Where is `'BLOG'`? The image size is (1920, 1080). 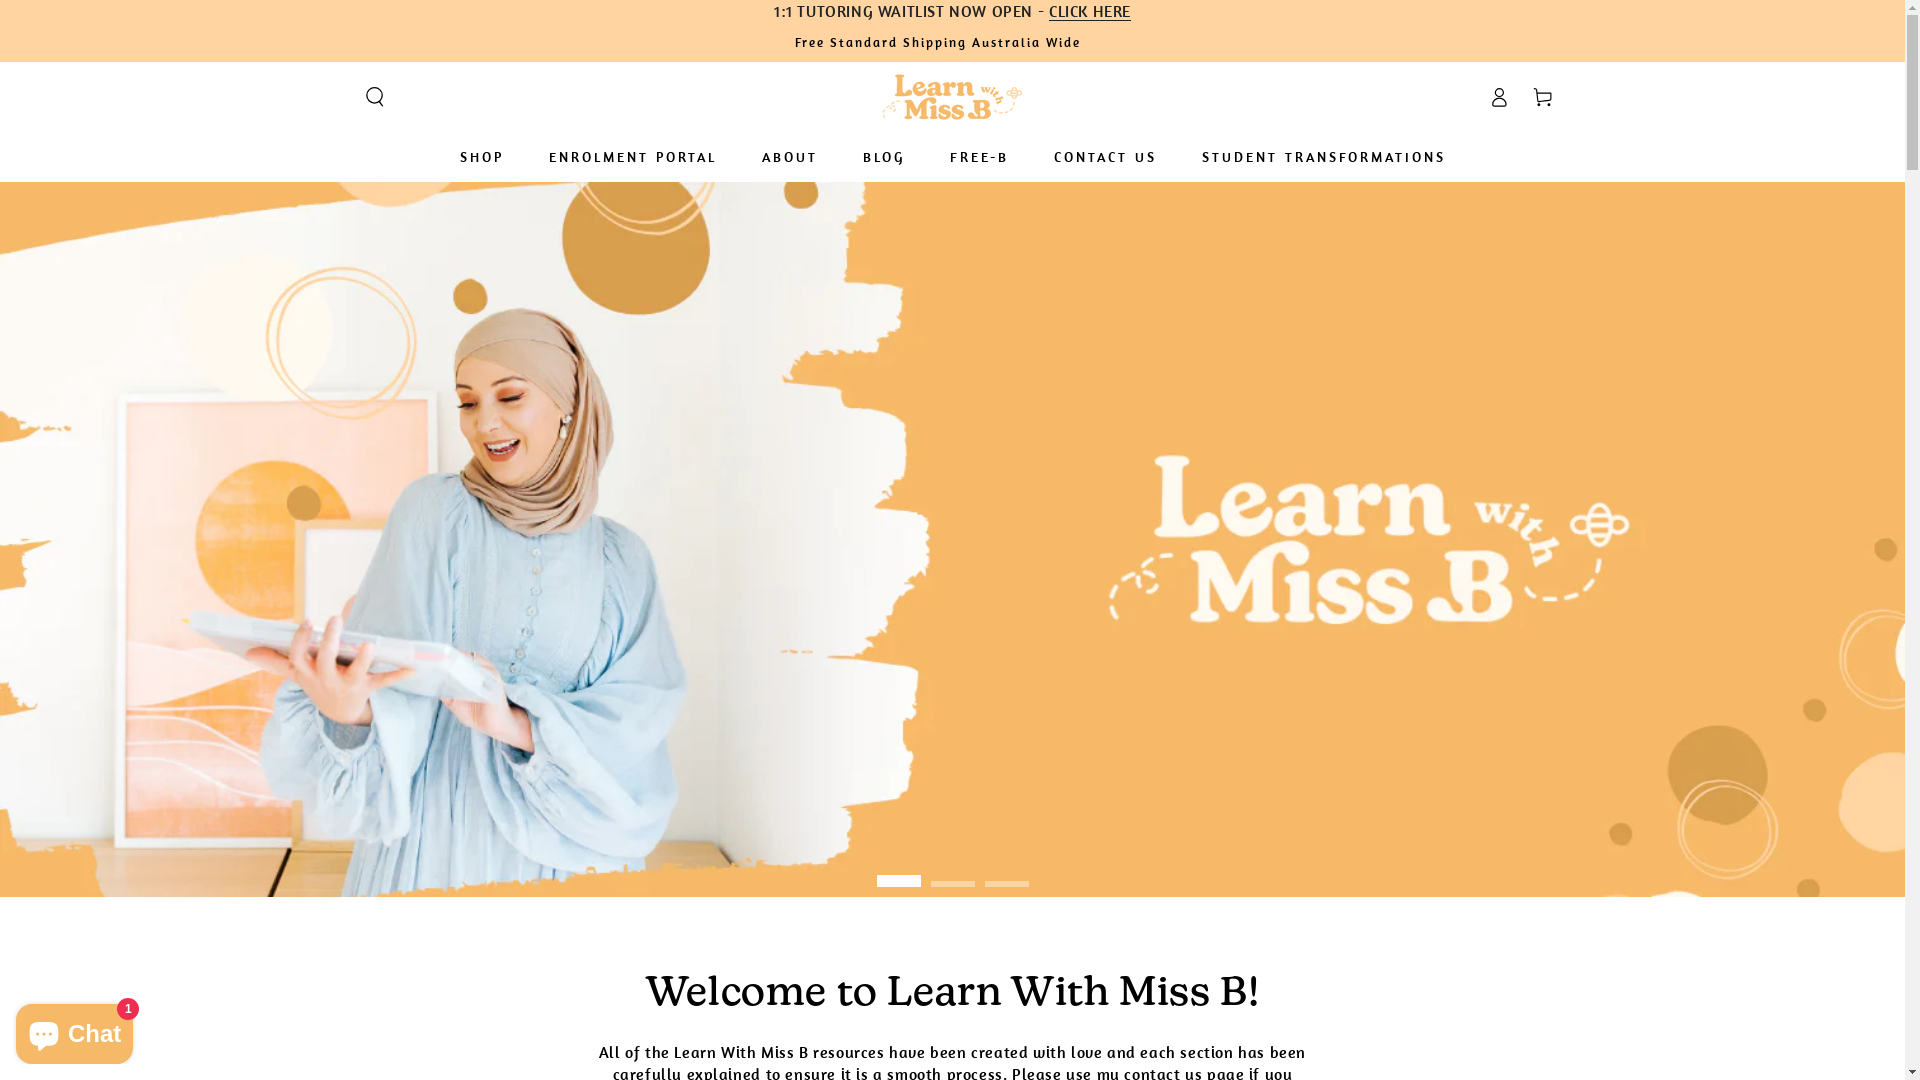
'BLOG' is located at coordinates (882, 156).